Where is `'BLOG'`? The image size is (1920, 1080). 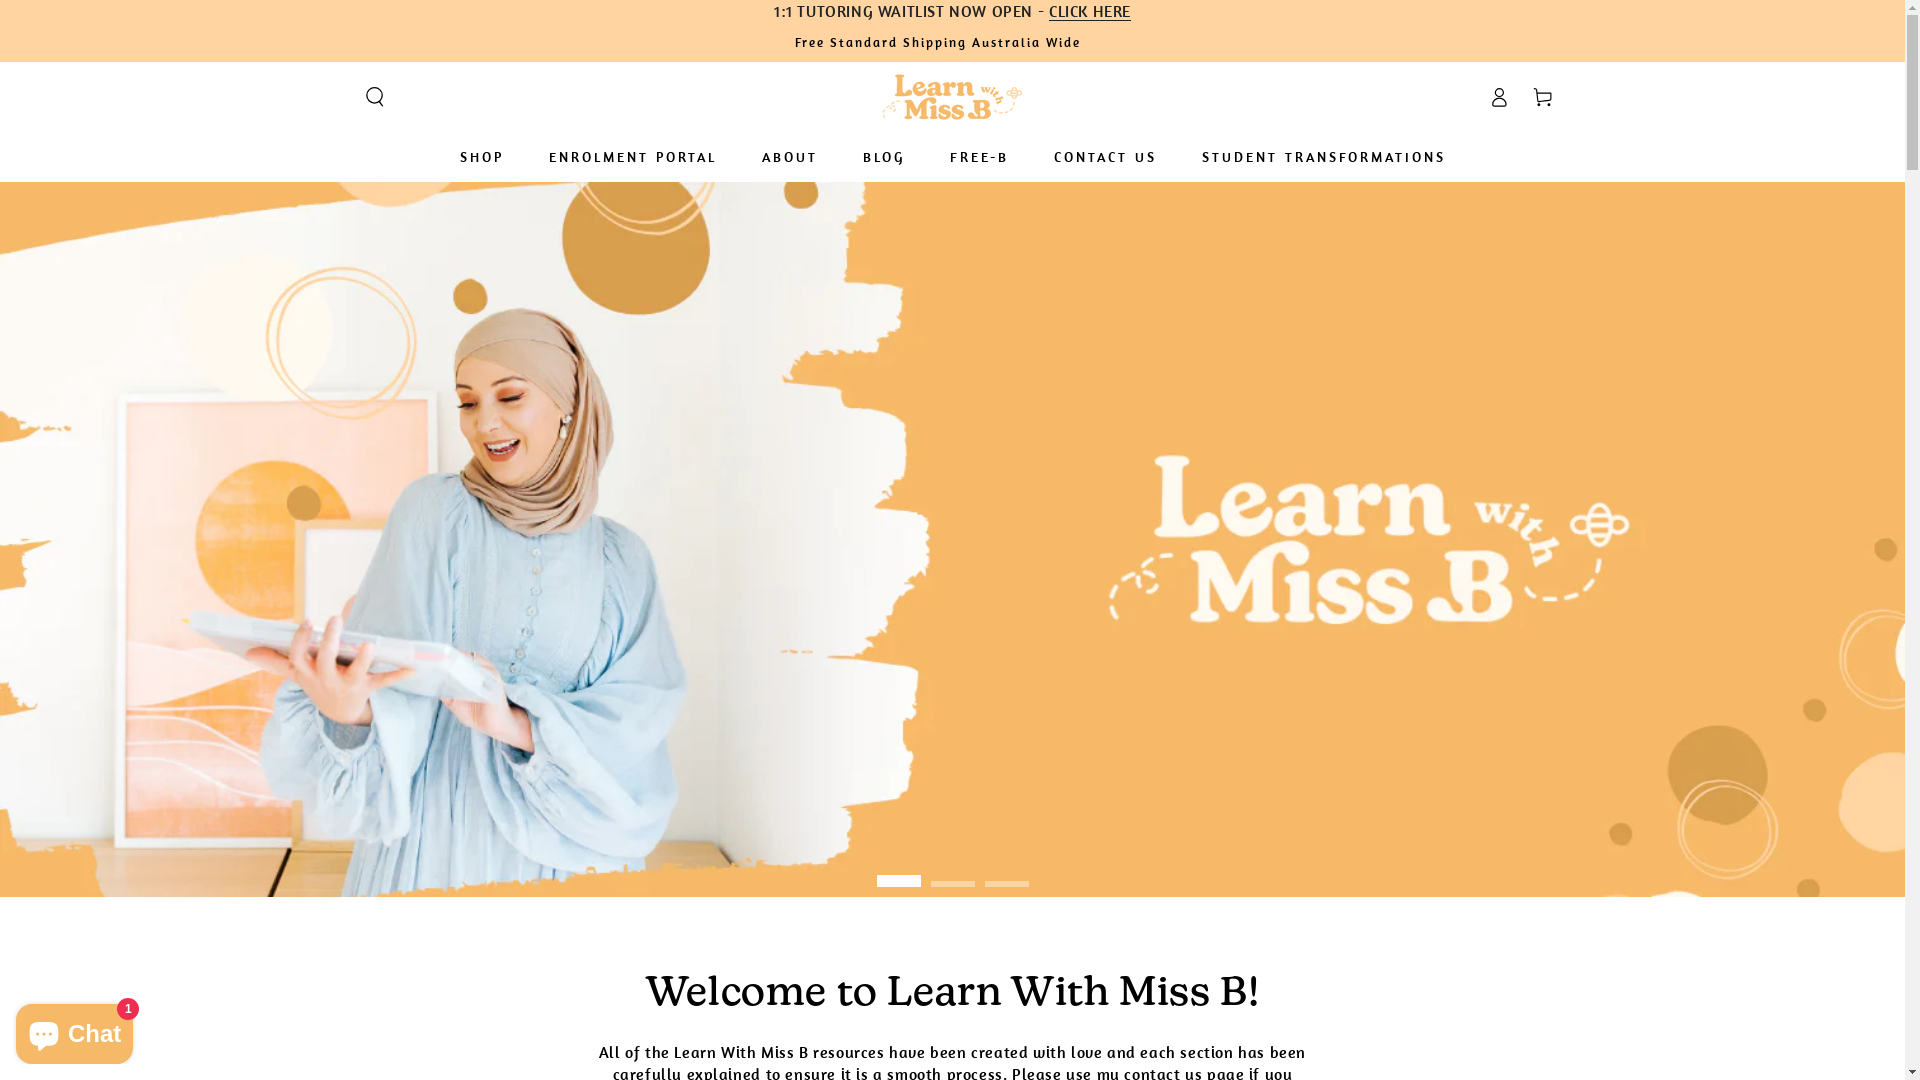
'BLOG' is located at coordinates (882, 156).